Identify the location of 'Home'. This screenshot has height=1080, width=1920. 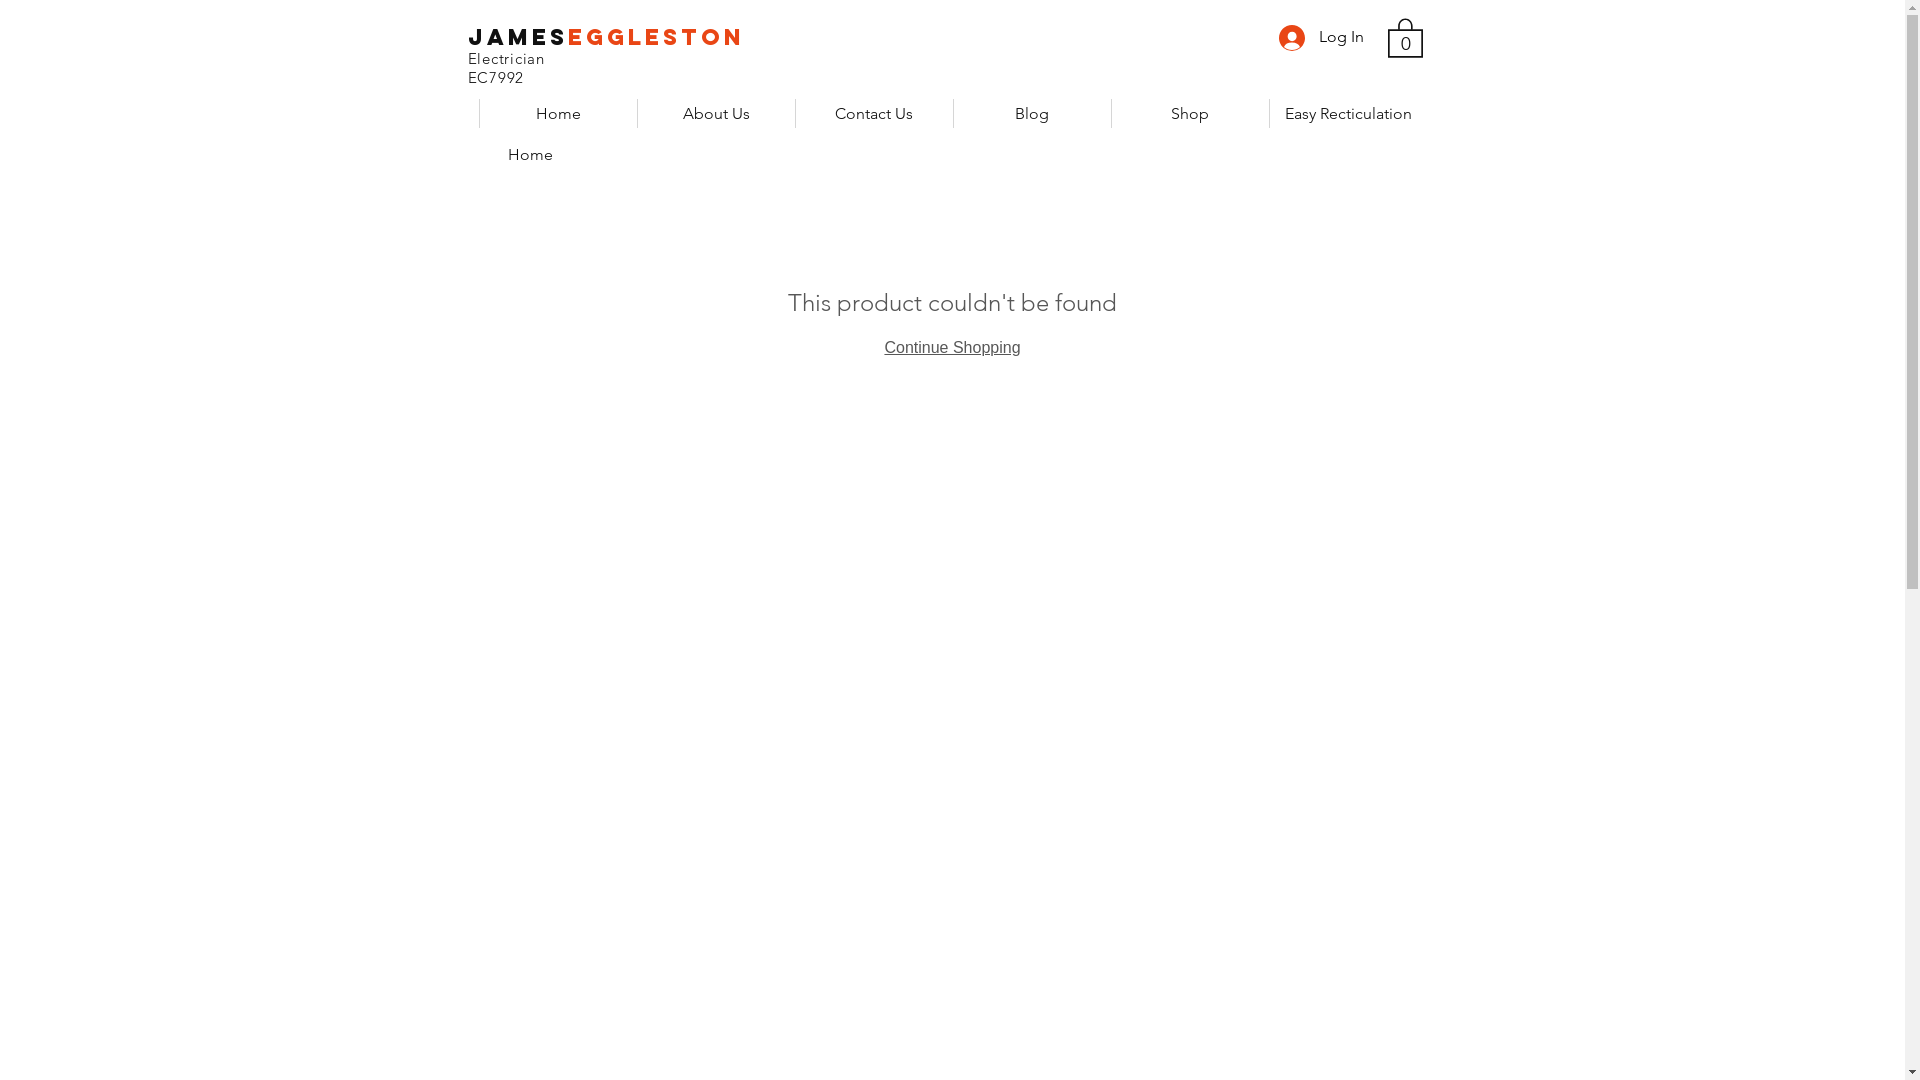
(556, 113).